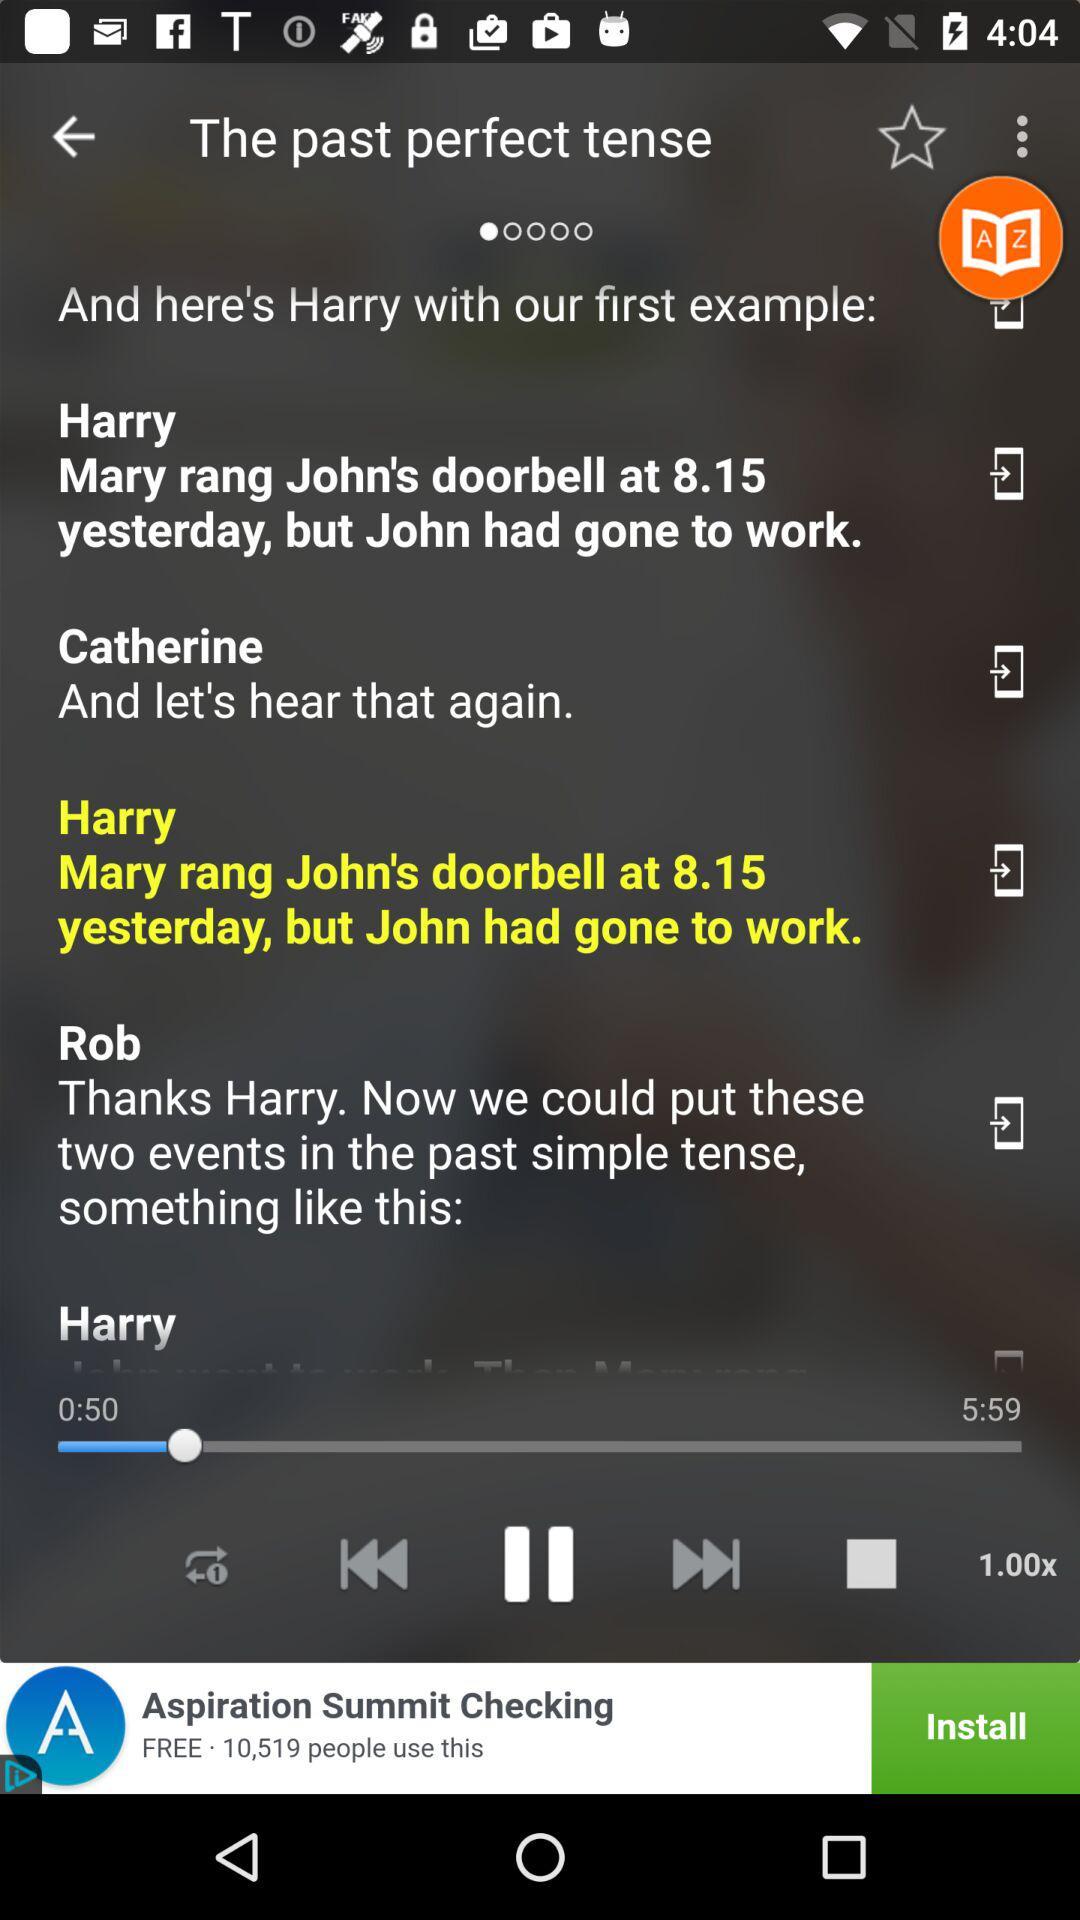 The image size is (1080, 1920). I want to click on previous song media, so click(373, 1562).